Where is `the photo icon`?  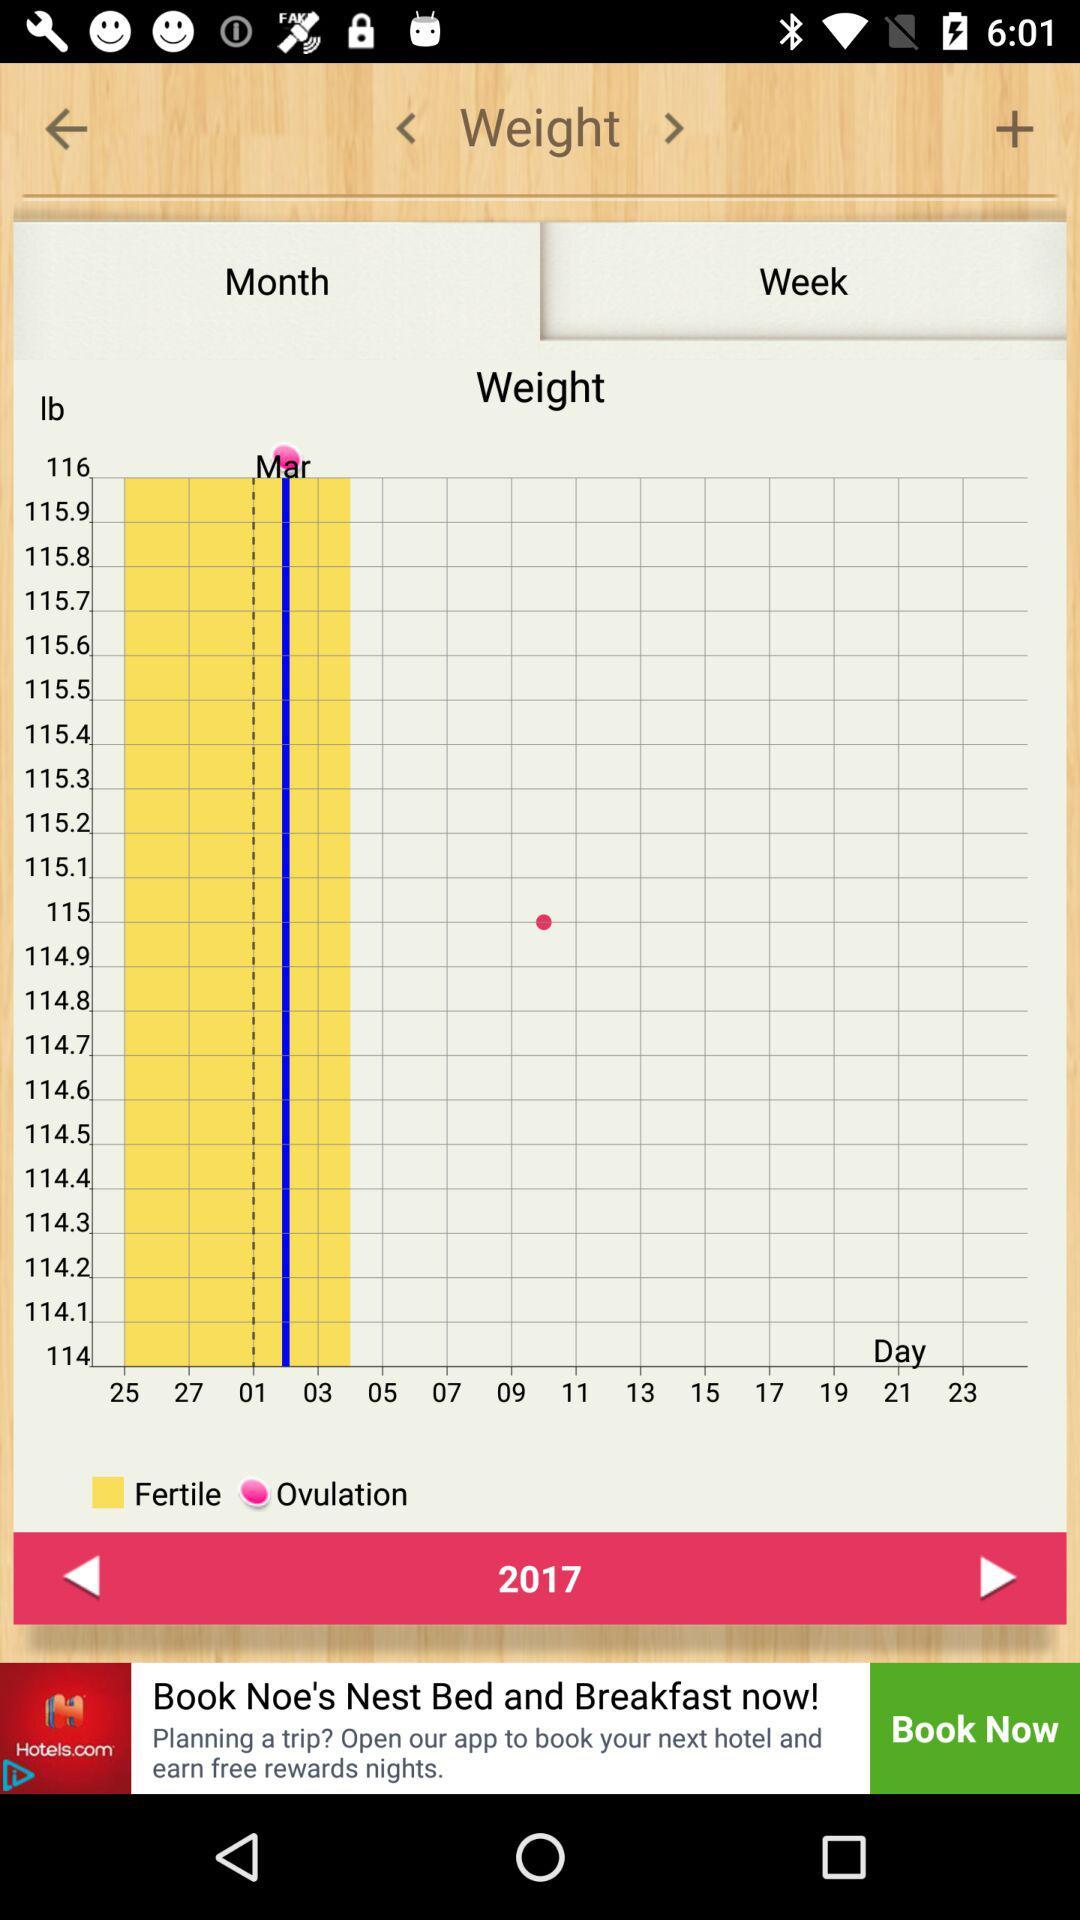 the photo icon is located at coordinates (64, 1727).